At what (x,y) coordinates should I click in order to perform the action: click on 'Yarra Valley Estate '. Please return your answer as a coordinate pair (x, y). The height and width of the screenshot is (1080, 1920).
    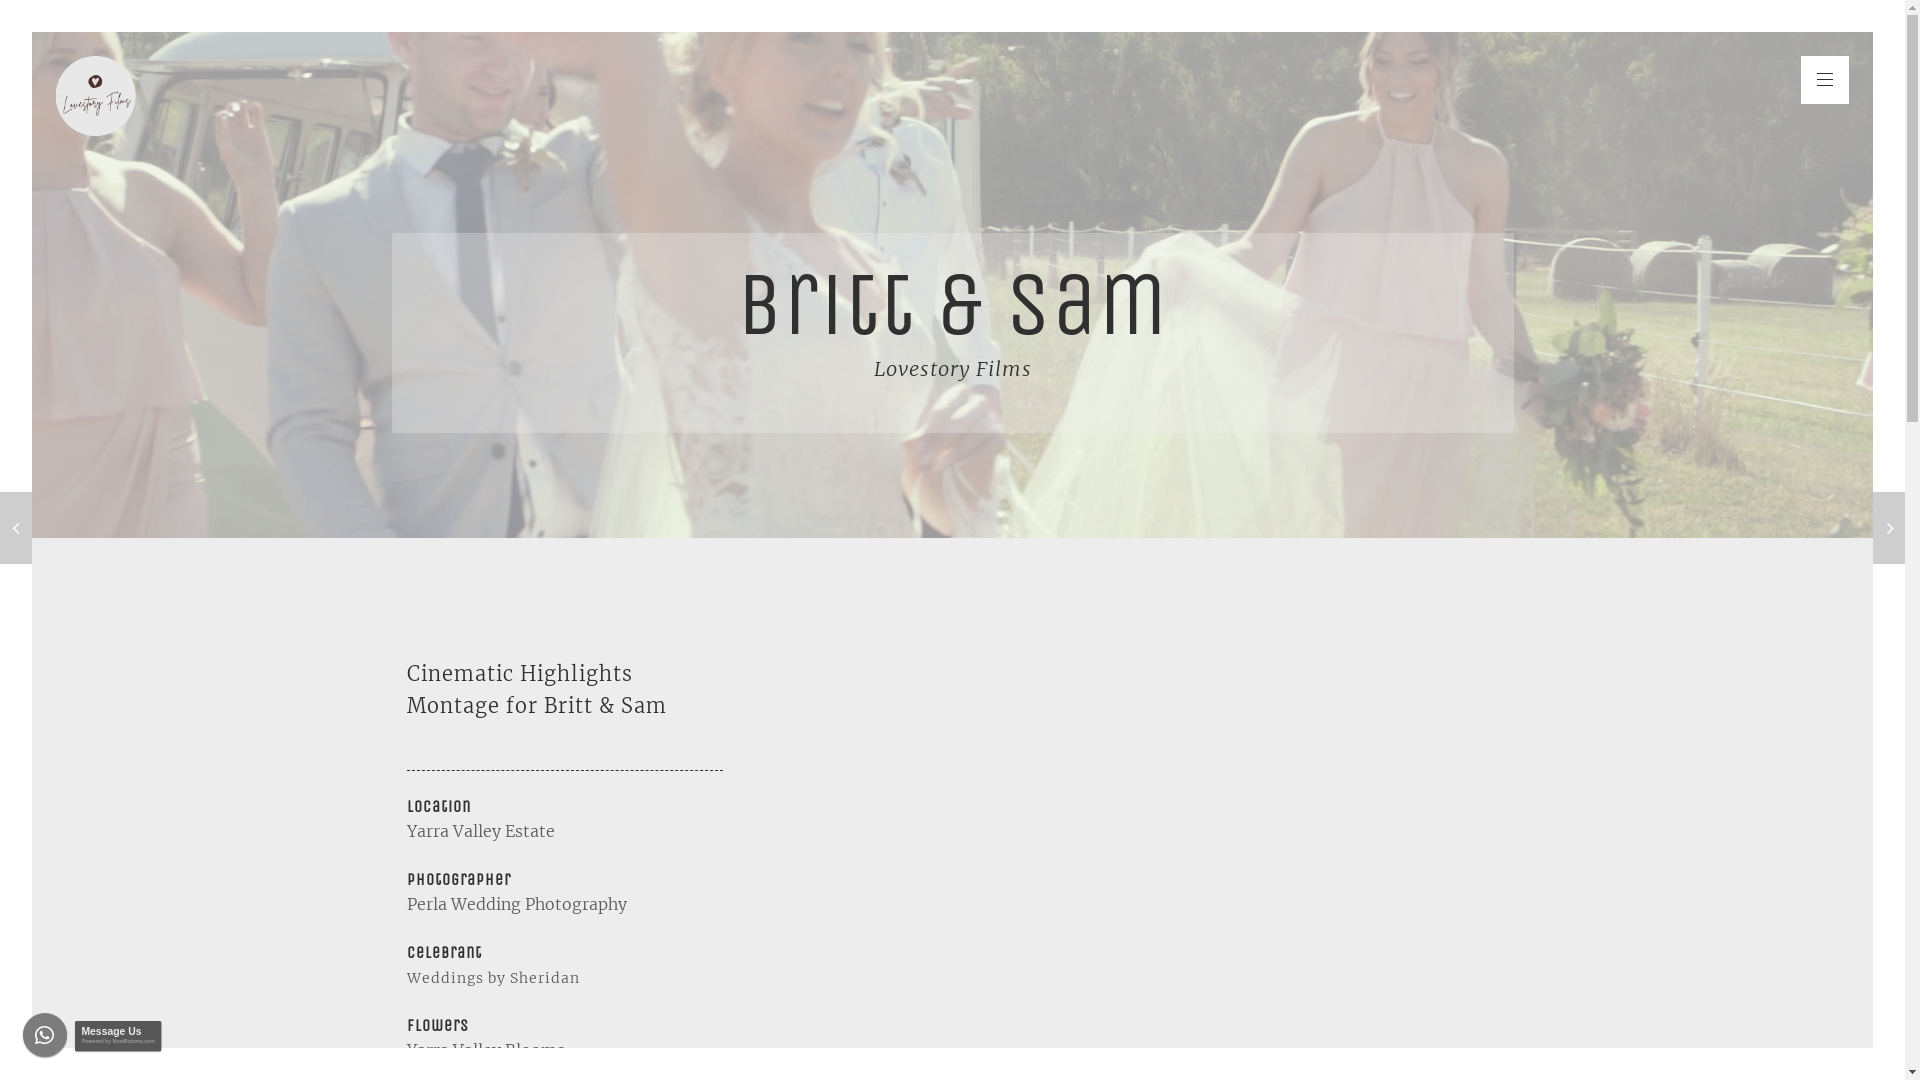
    Looking at the image, I should click on (481, 830).